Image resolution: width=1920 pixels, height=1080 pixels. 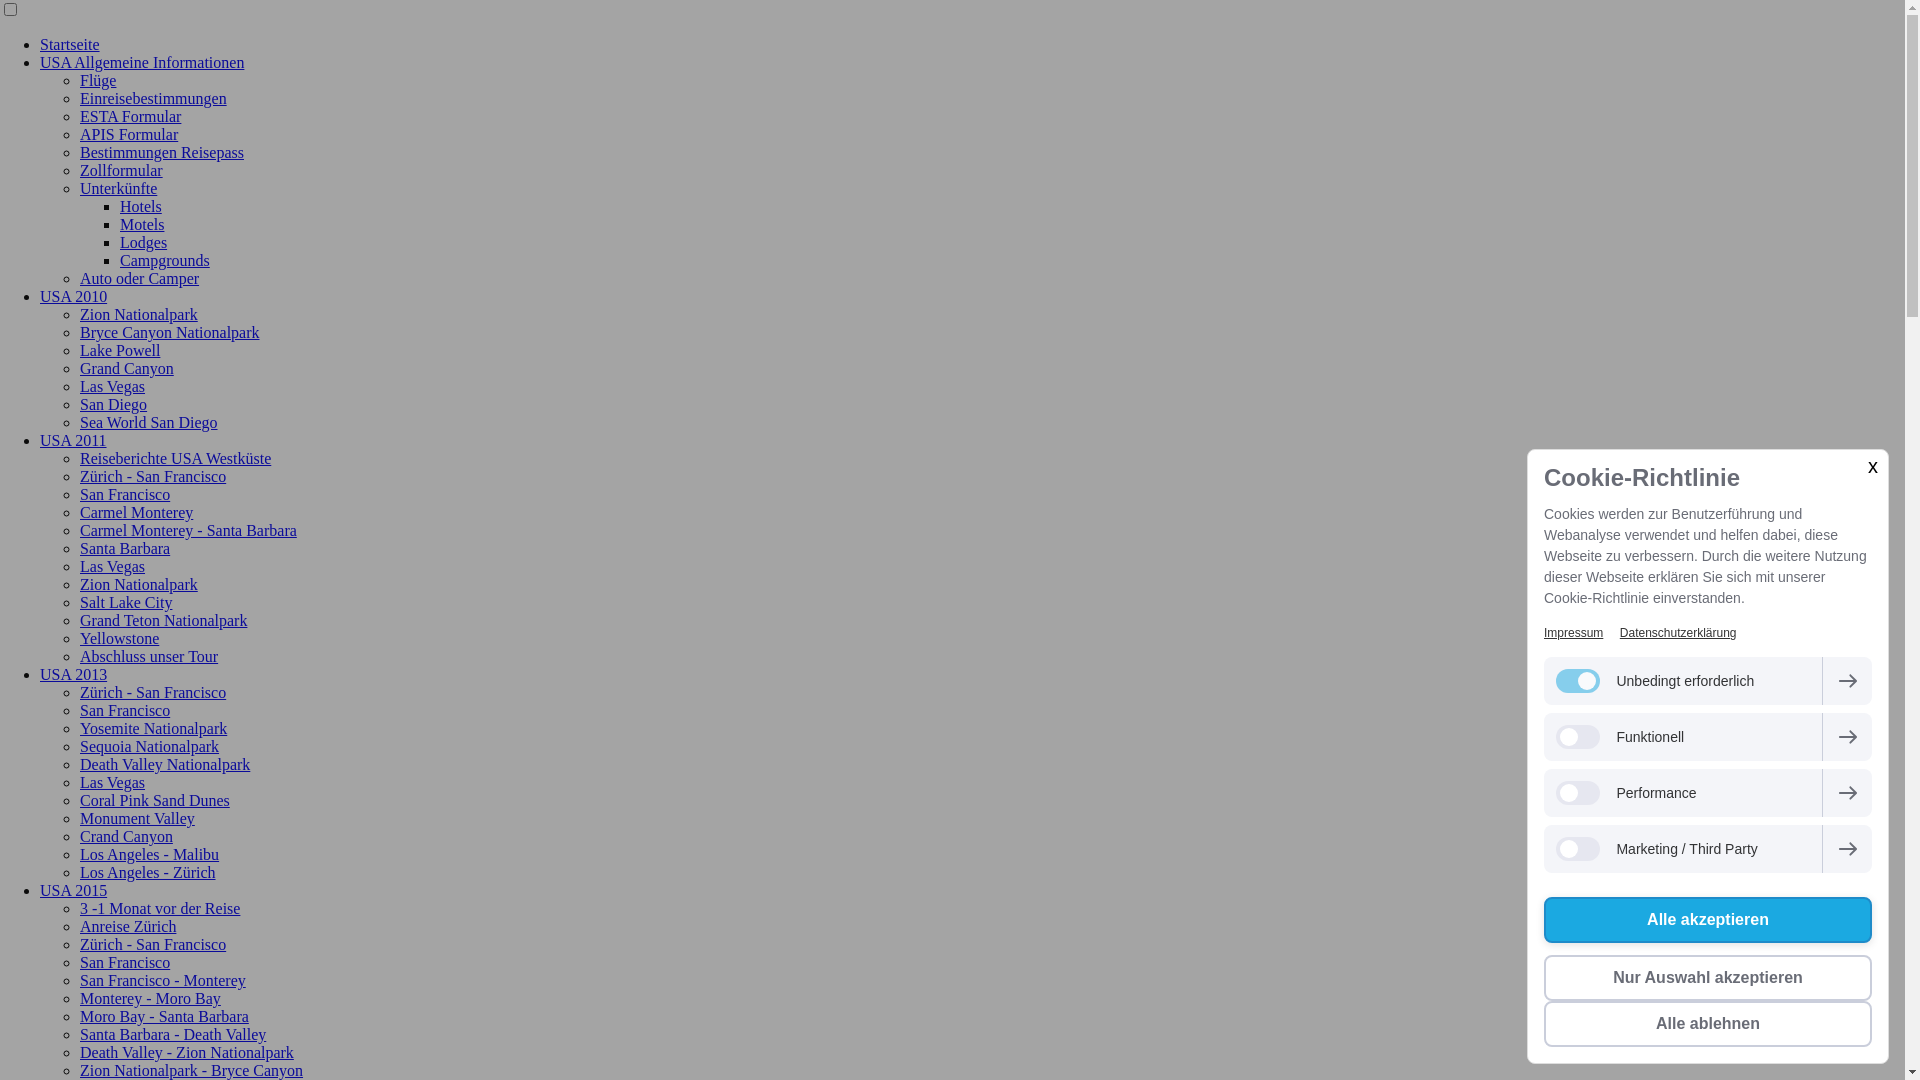 What do you see at coordinates (80, 979) in the screenshot?
I see `'San Francisco - Monterey'` at bounding box center [80, 979].